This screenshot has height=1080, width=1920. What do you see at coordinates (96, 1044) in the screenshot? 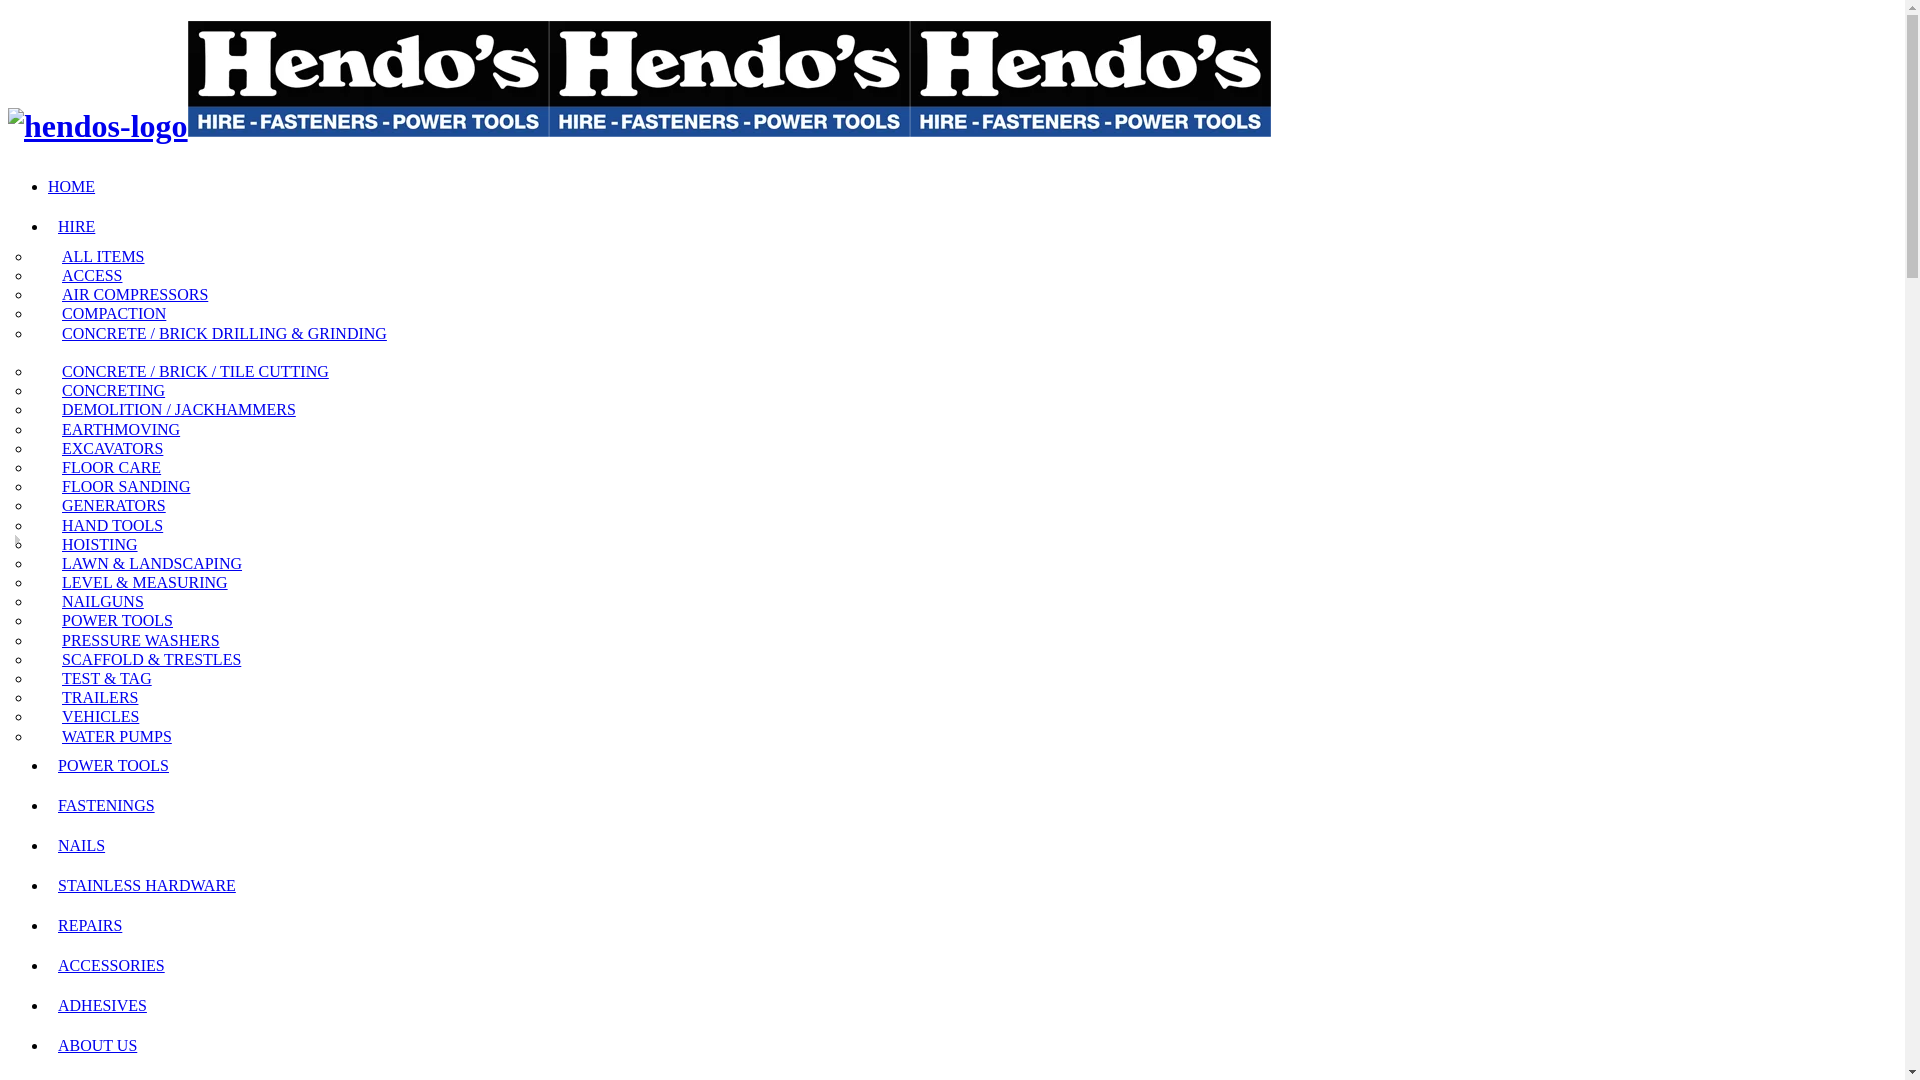
I see `'ABOUT US'` at bounding box center [96, 1044].